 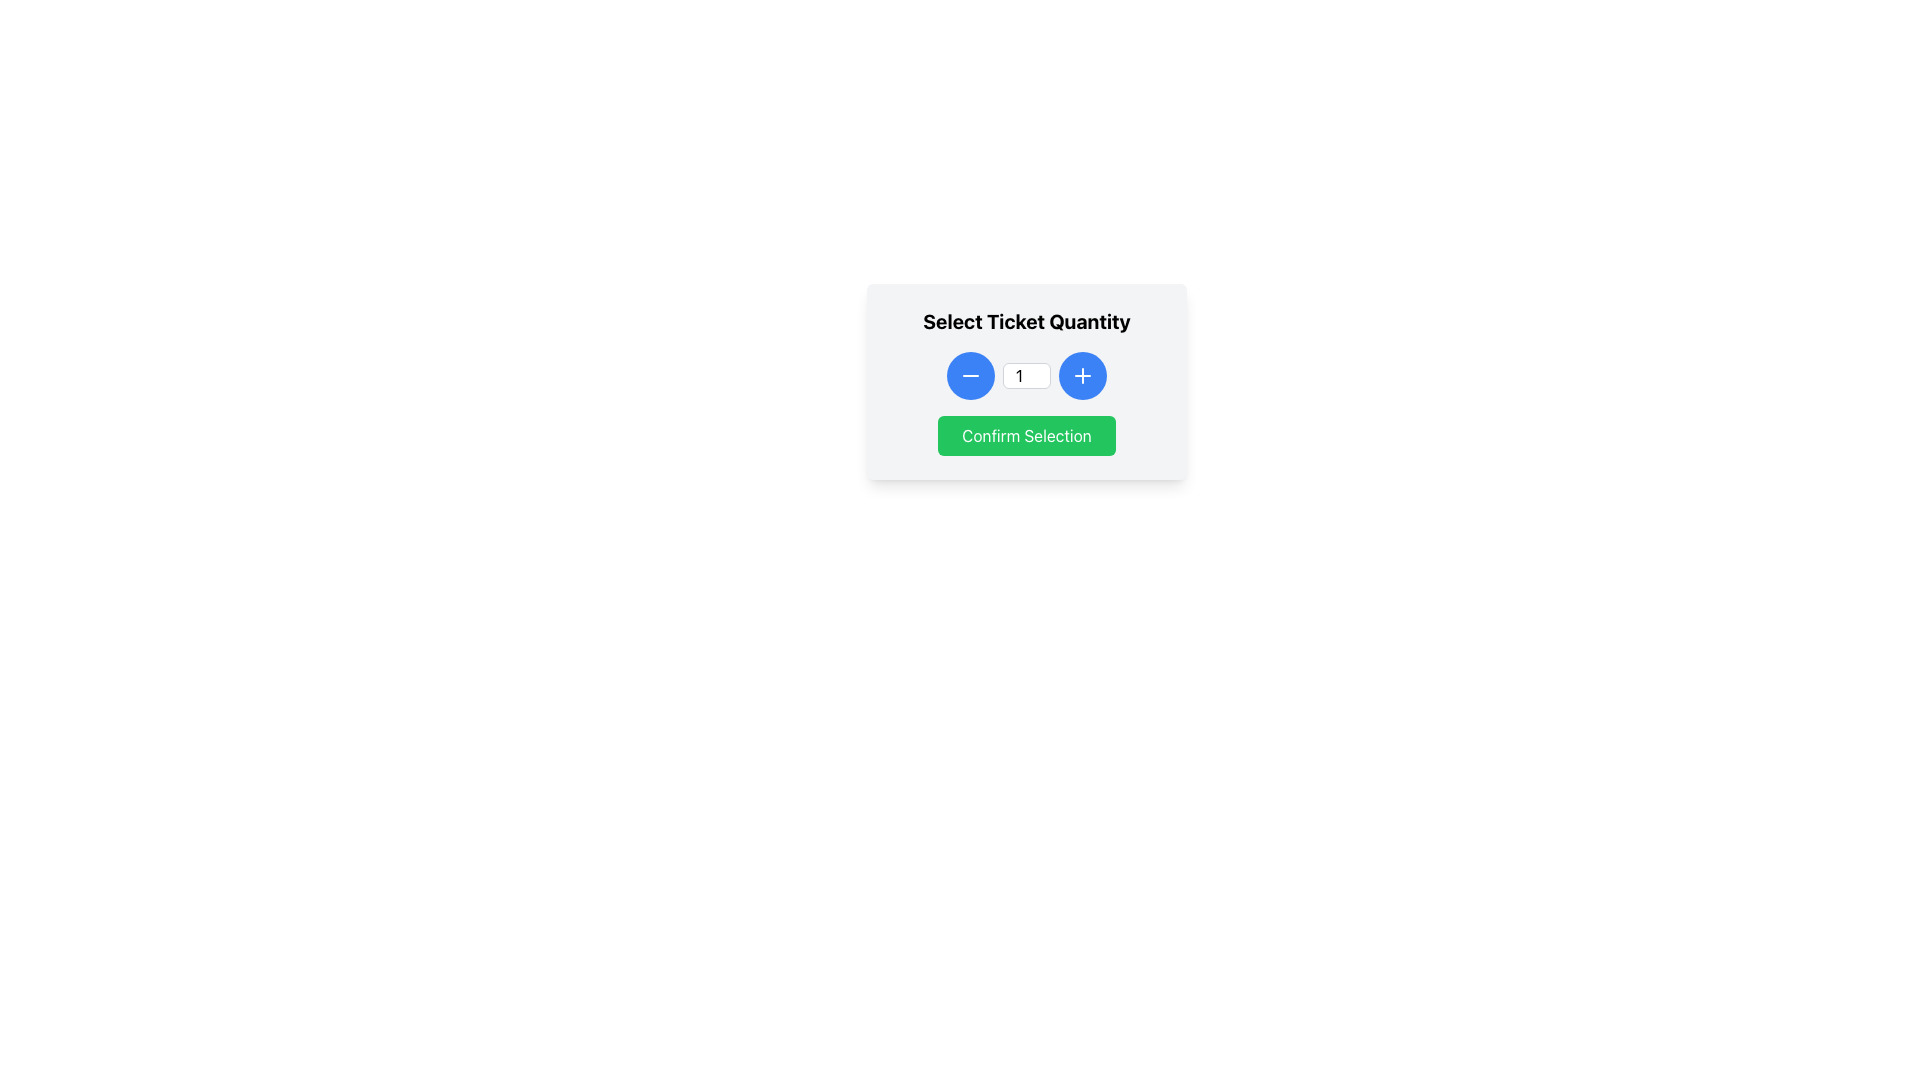 What do you see at coordinates (1027, 375) in the screenshot?
I see `the Number Input element, which is a numerical input box located between the blue '-' button on the left and the blue '+' button on the right, to focus on it` at bounding box center [1027, 375].